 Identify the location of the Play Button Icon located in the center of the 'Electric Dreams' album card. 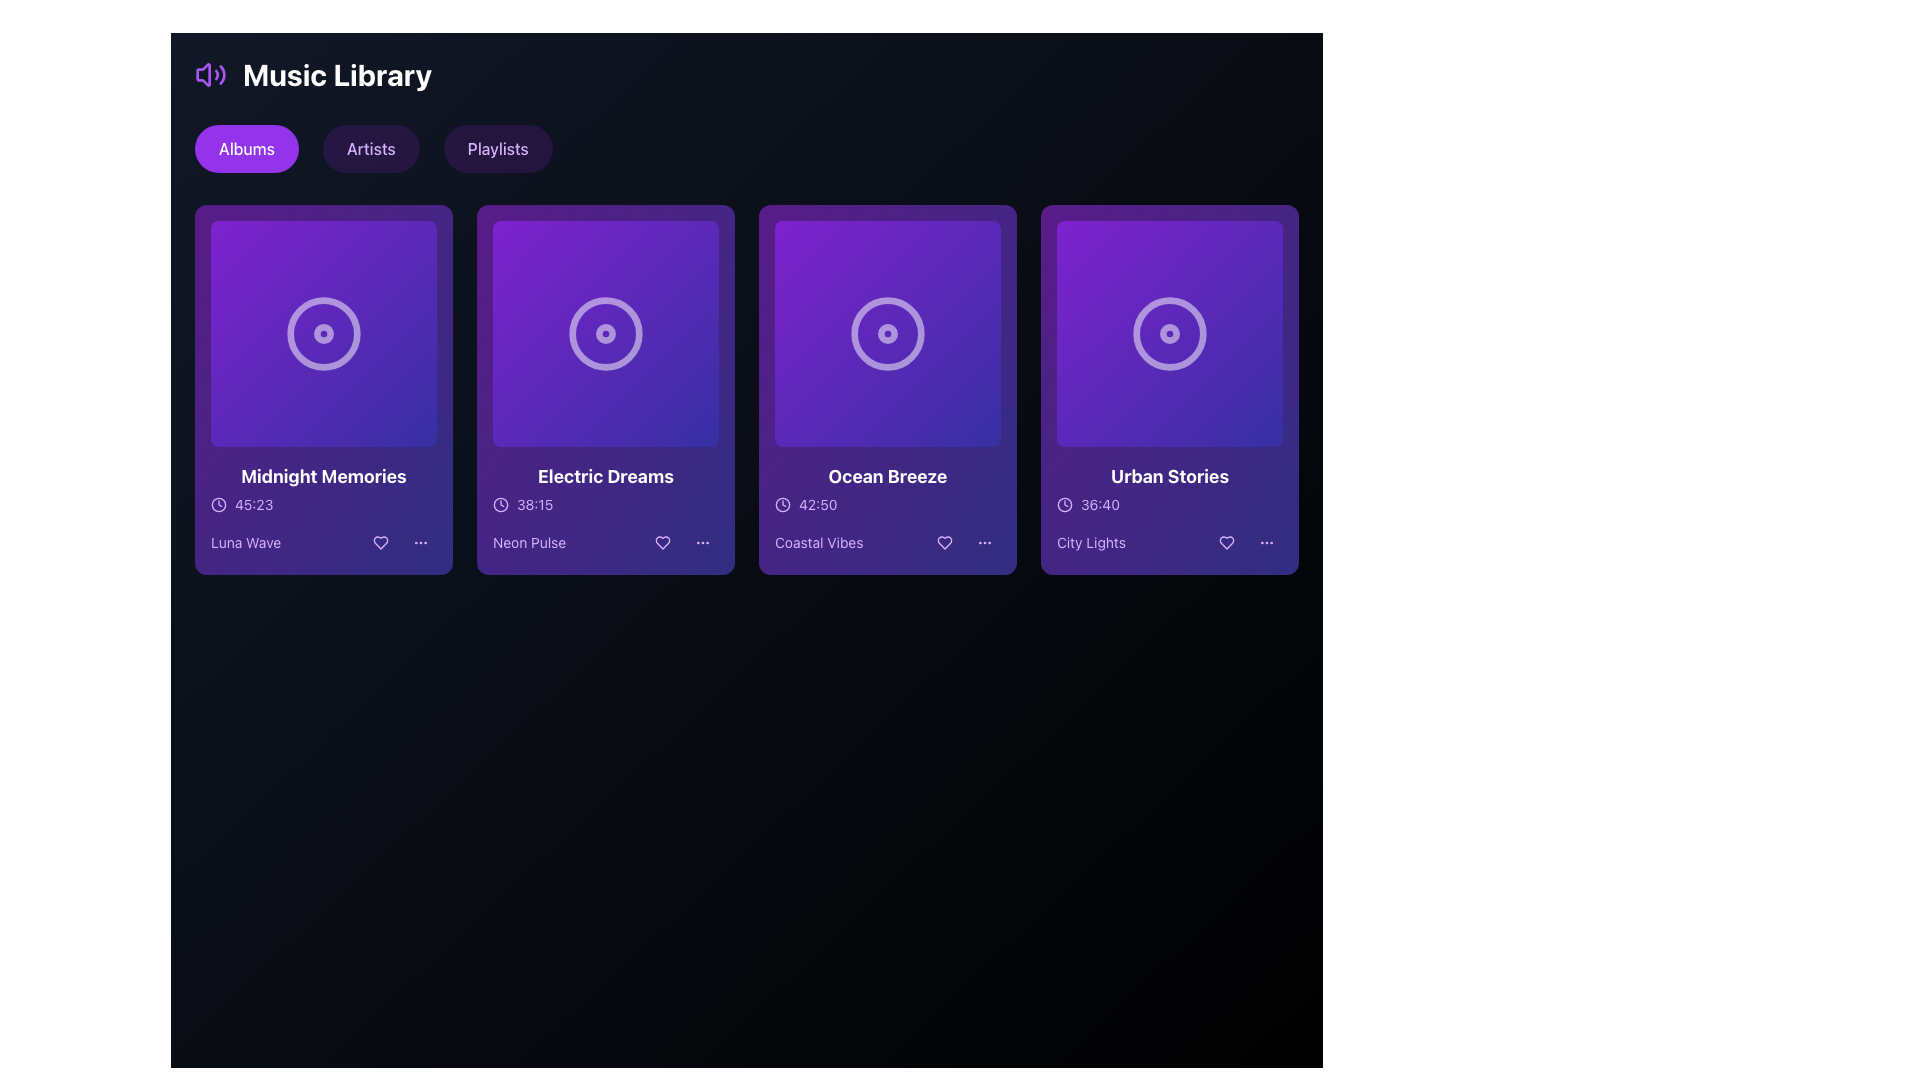
(604, 333).